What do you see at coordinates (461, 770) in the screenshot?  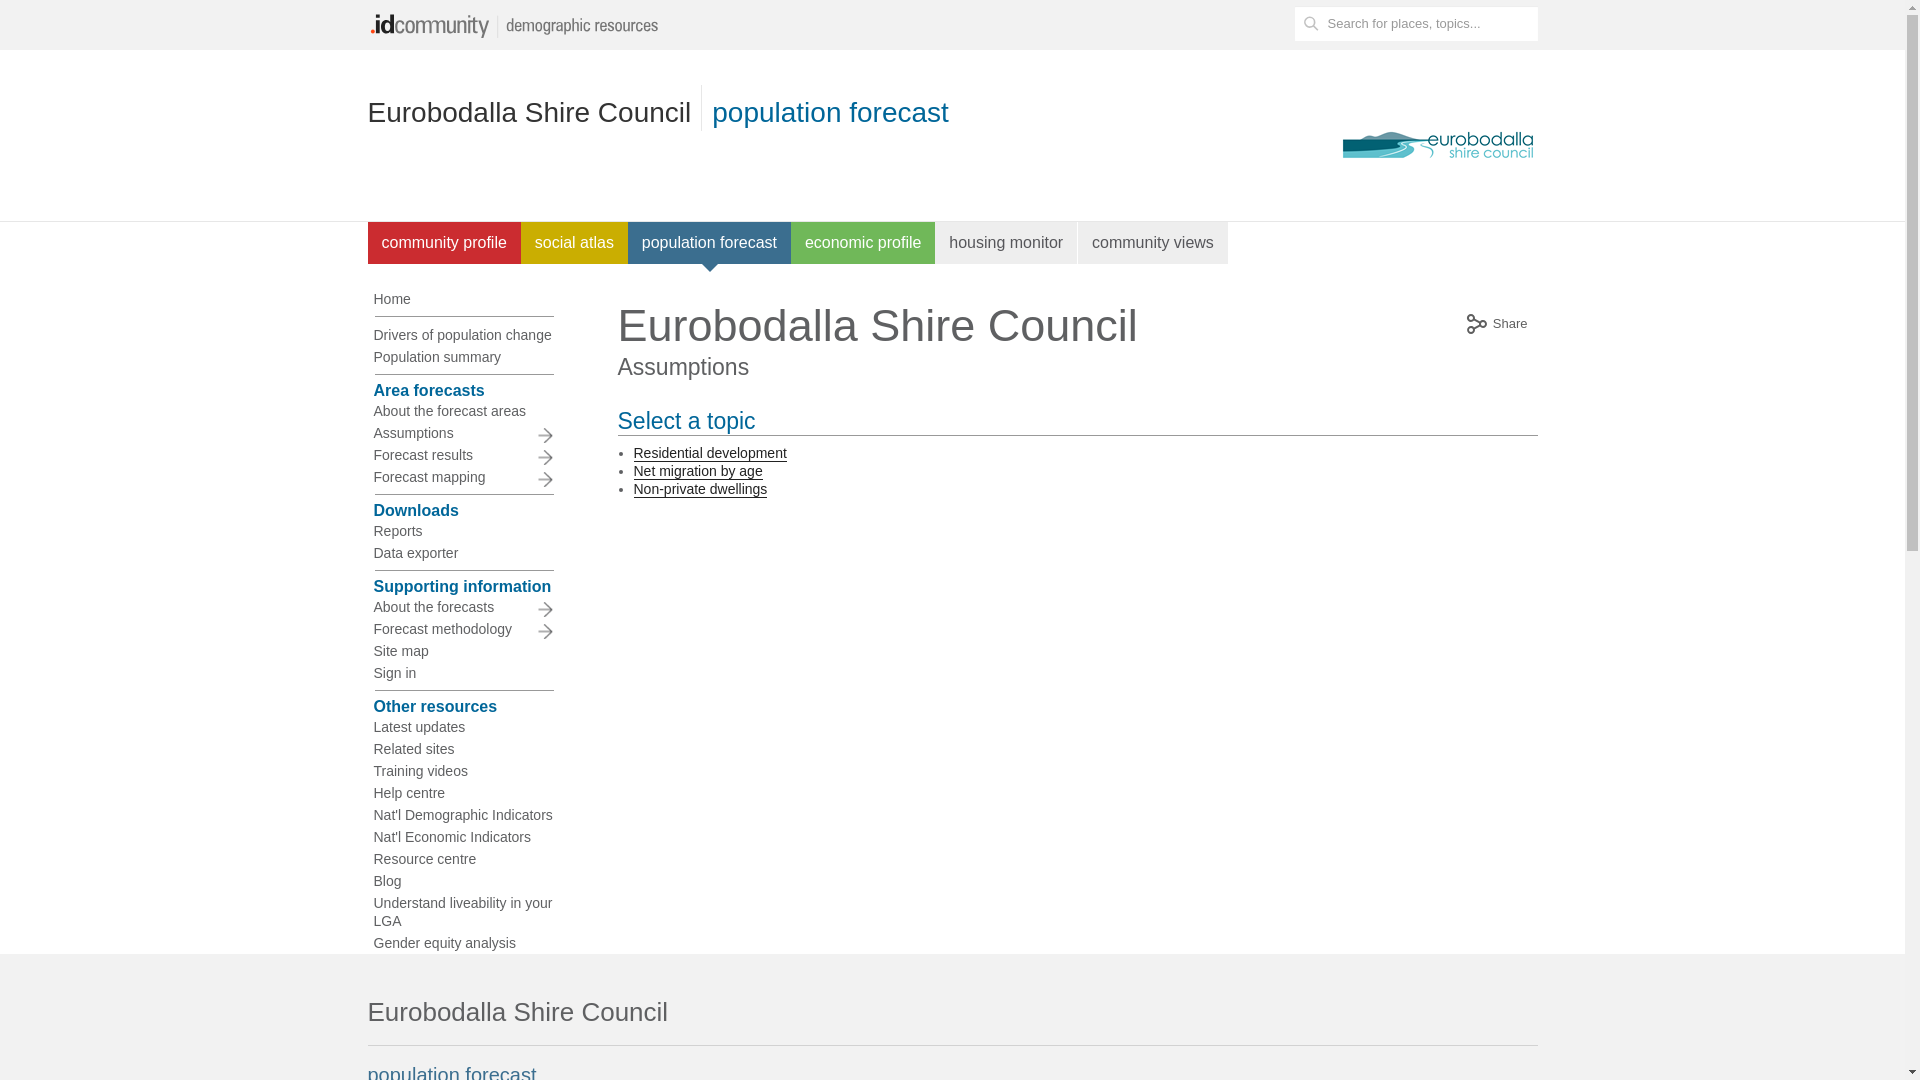 I see `'Training videos'` at bounding box center [461, 770].